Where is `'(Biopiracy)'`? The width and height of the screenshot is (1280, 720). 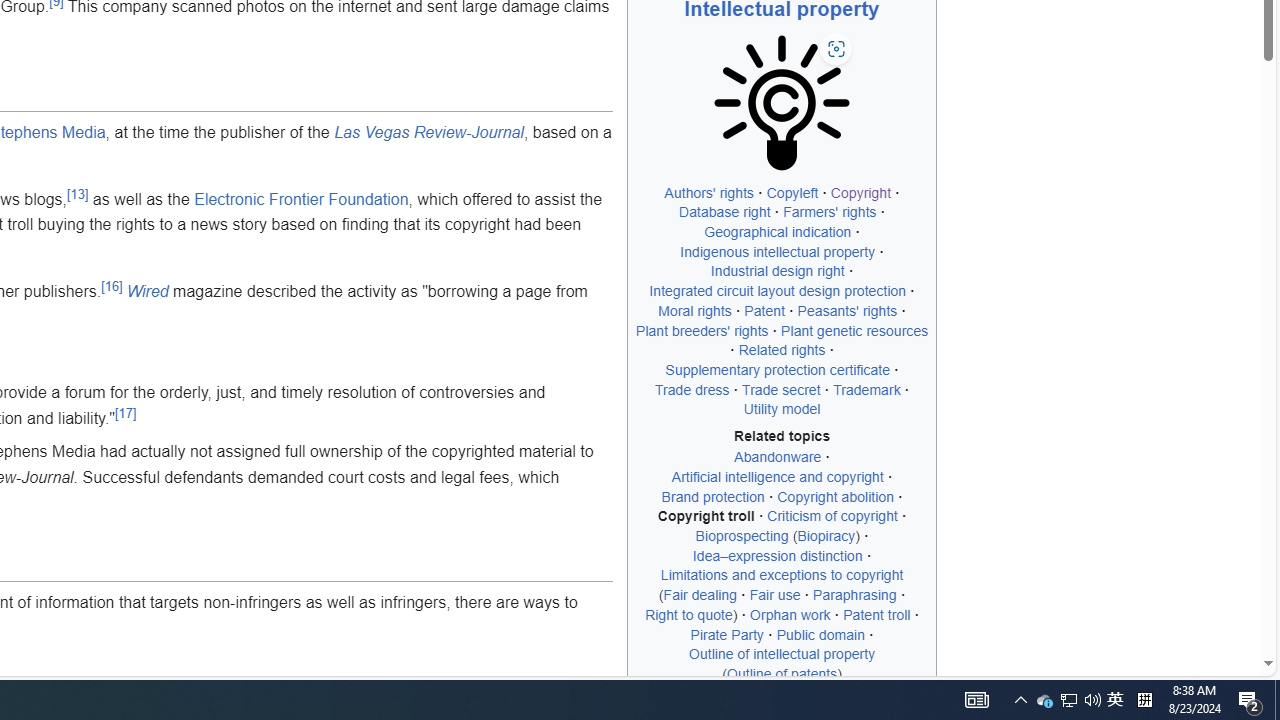
'(Biopiracy)' is located at coordinates (826, 535).